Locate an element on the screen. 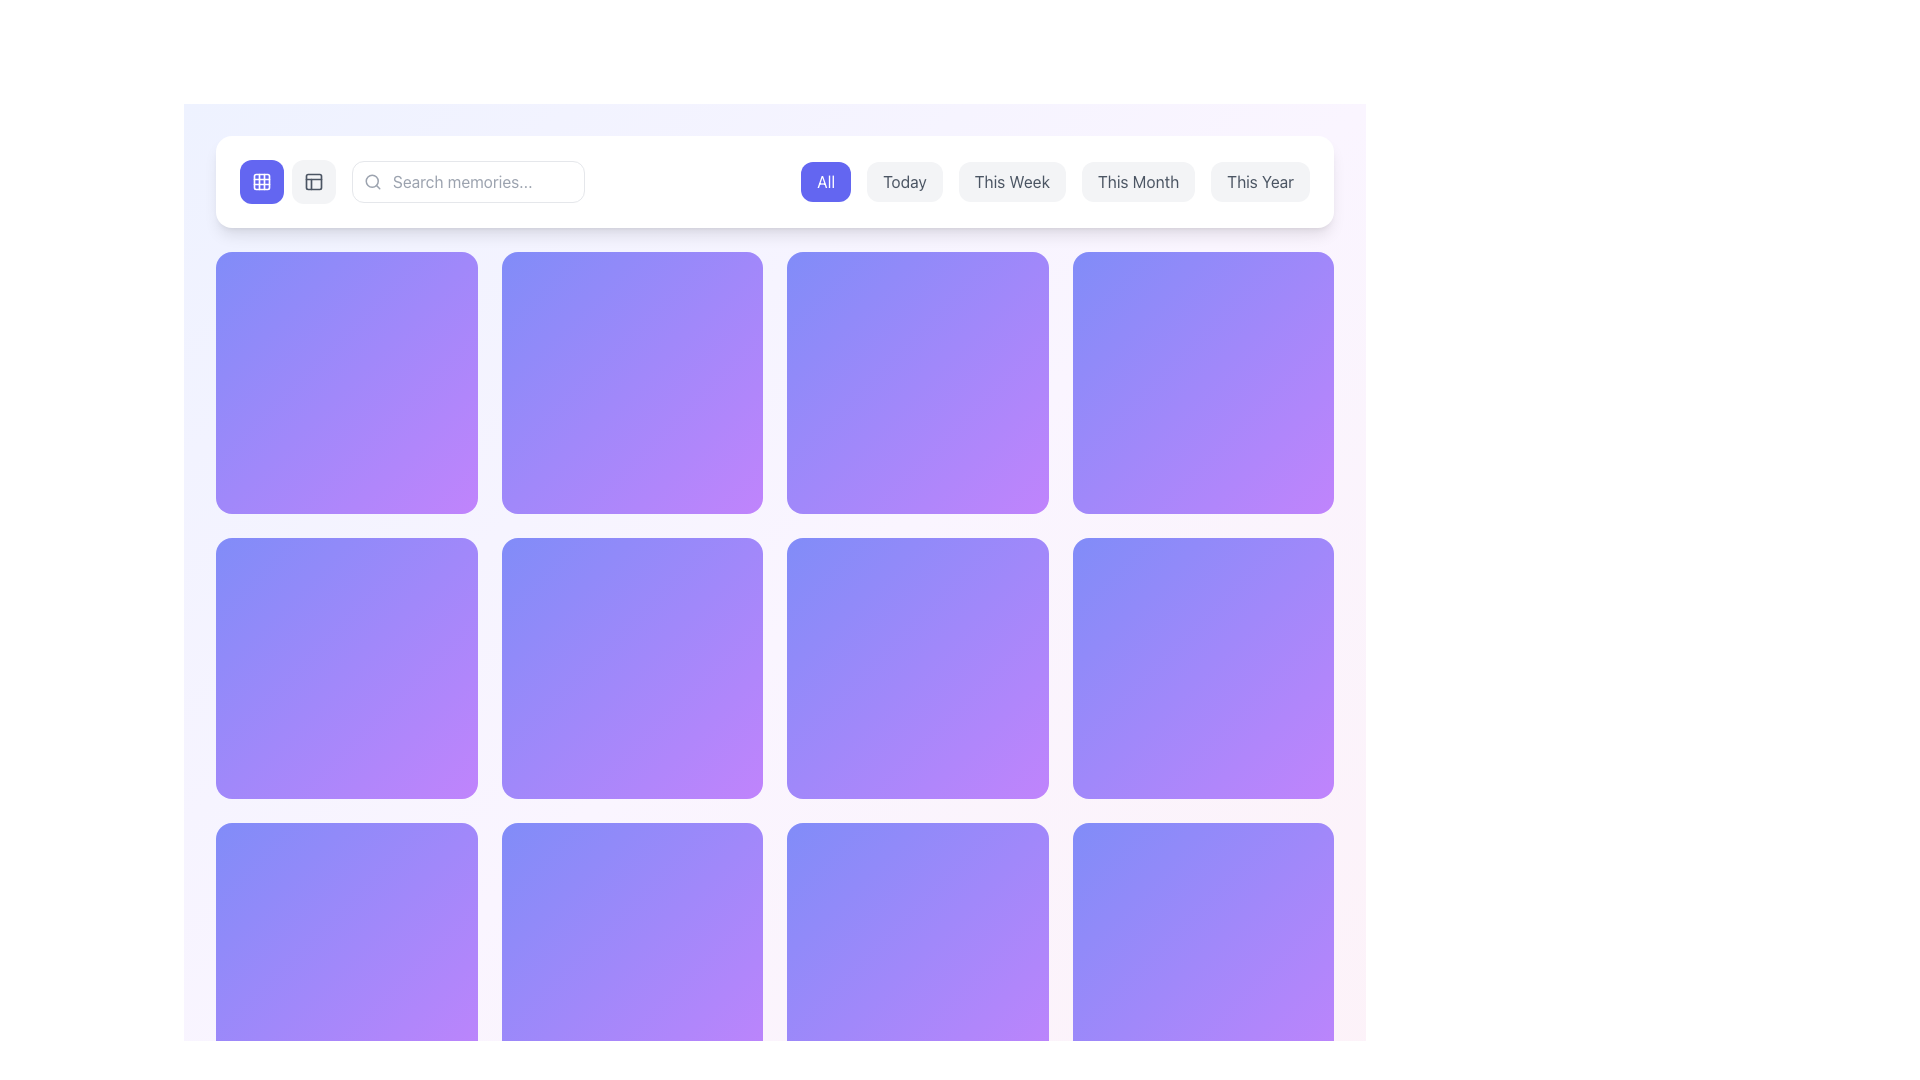 Image resolution: width=1920 pixels, height=1080 pixels. the square tile with a gradient background transitioning from indigo to purple is located at coordinates (631, 382).